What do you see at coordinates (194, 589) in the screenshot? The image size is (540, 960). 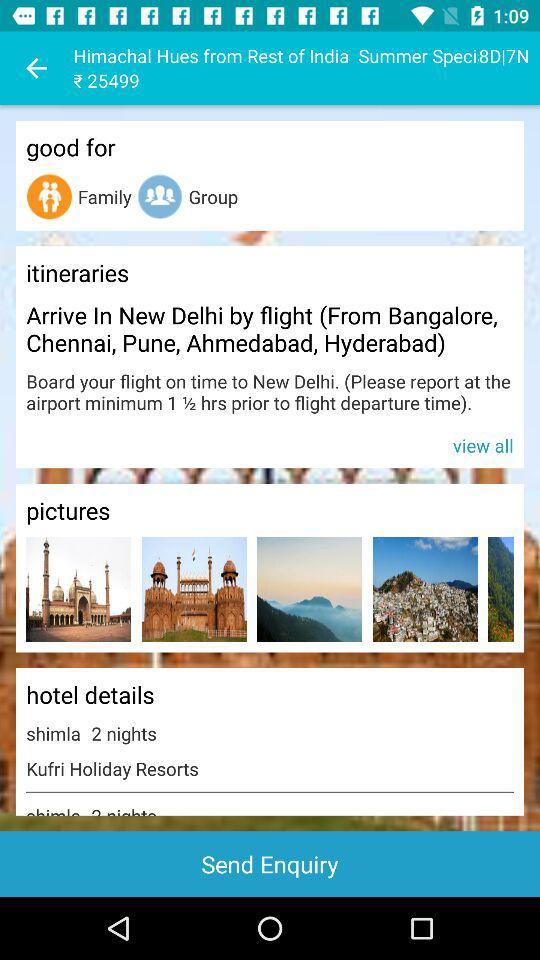 I see `open picture` at bounding box center [194, 589].